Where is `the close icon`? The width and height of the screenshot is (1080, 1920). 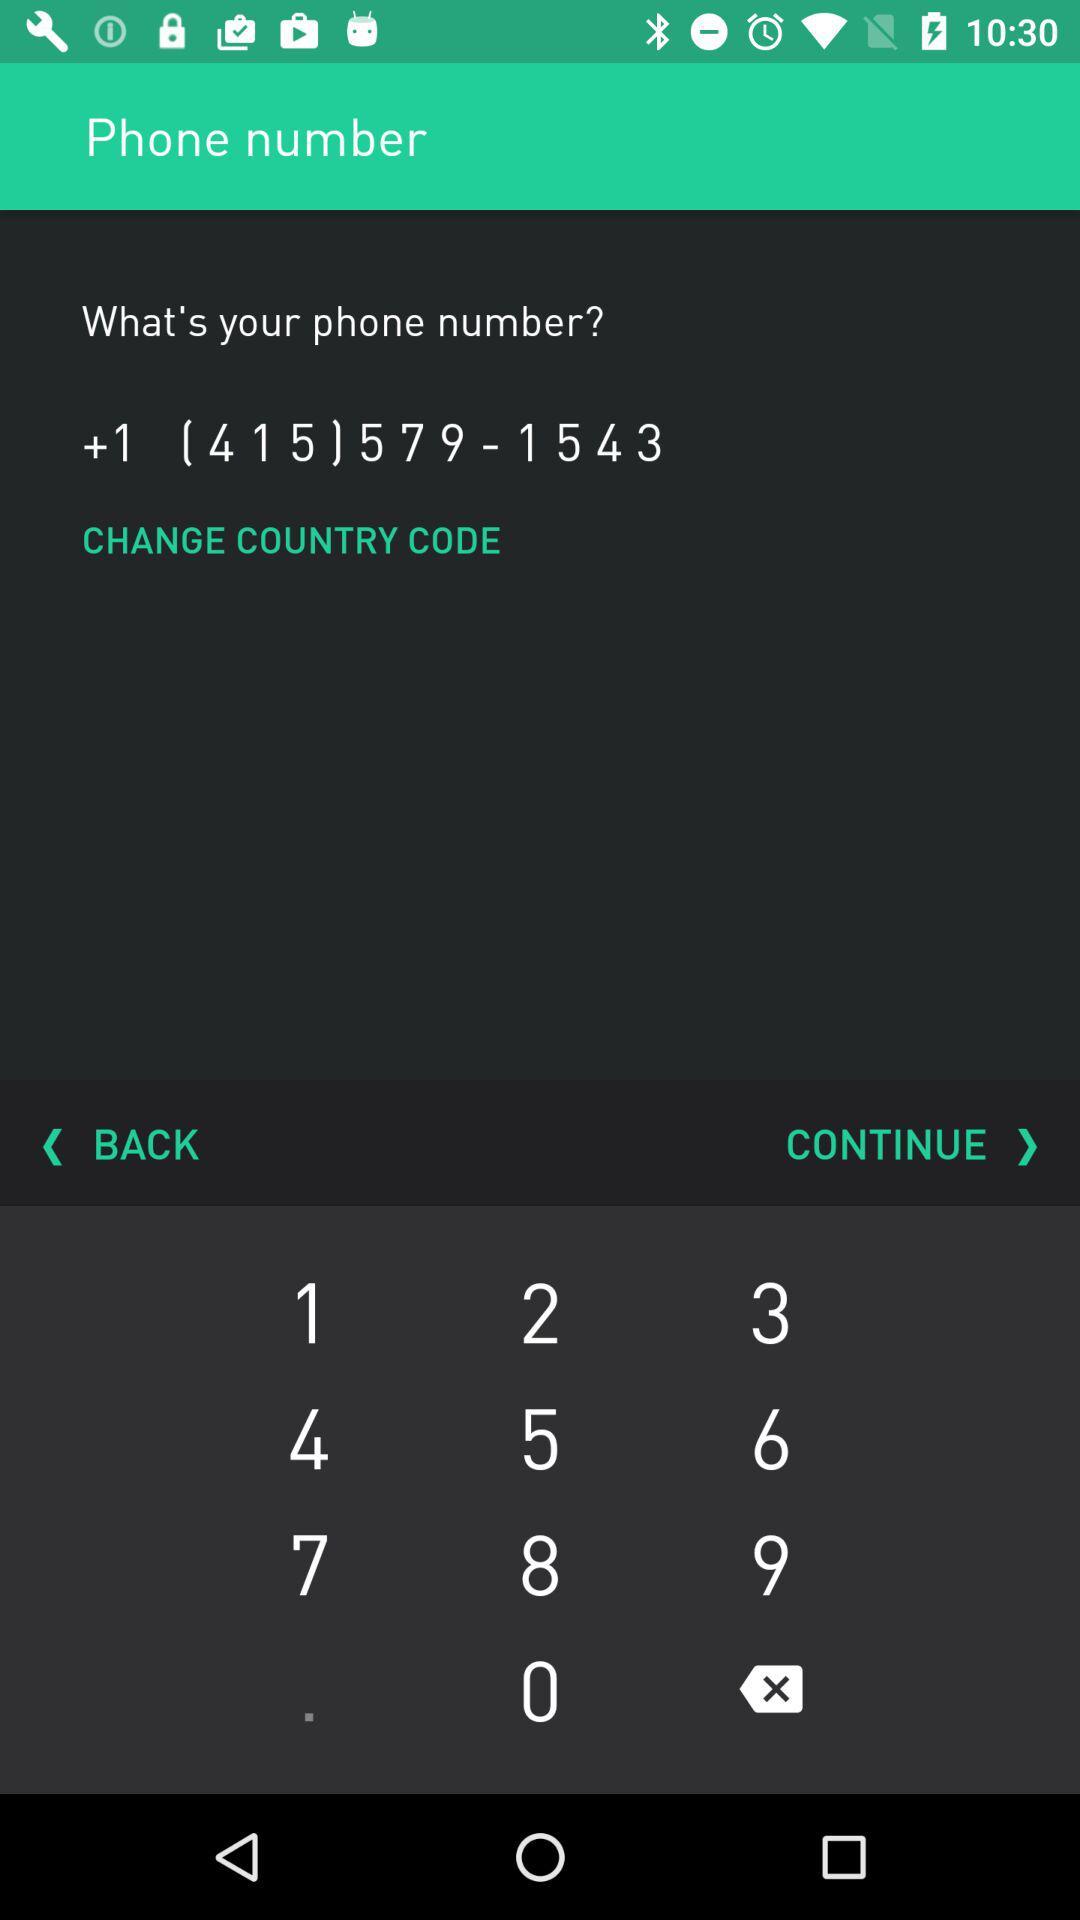 the close icon is located at coordinates (770, 1688).